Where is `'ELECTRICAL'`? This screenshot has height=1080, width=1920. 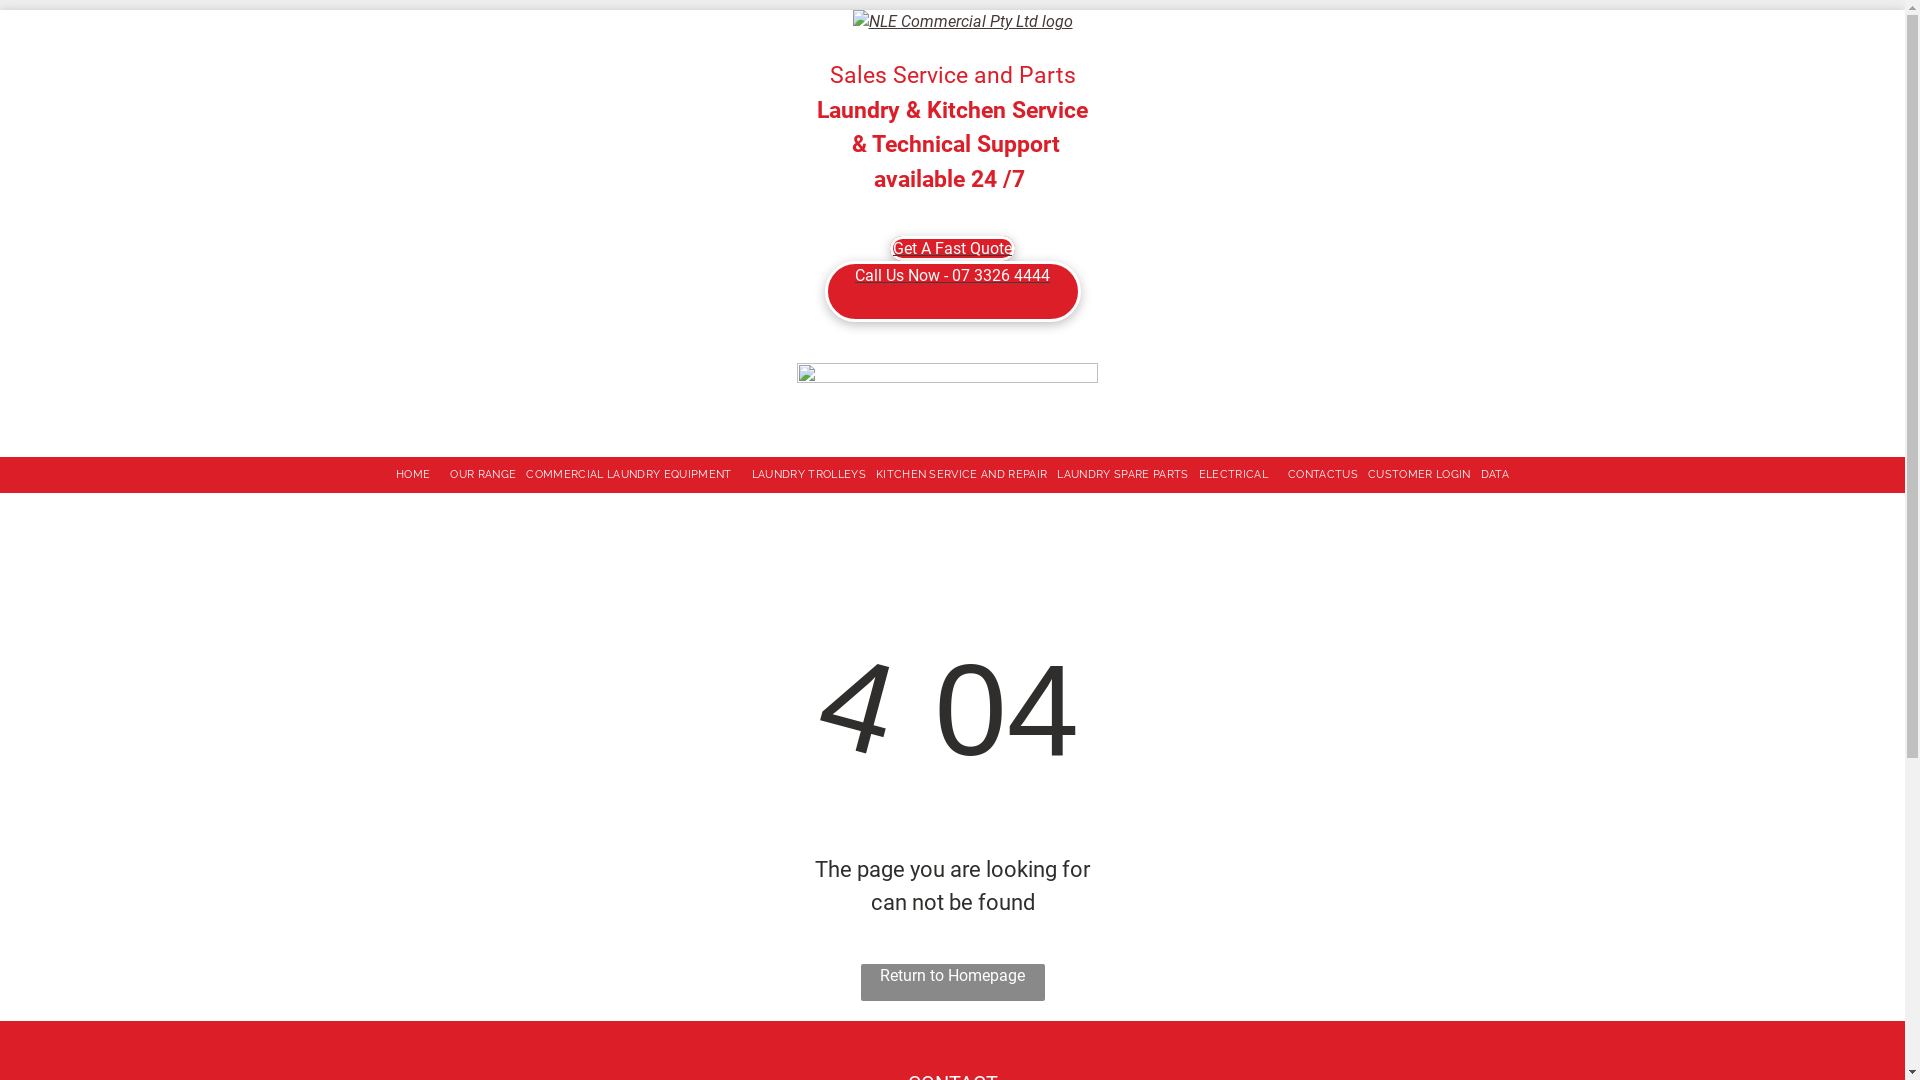 'ELECTRICAL' is located at coordinates (1237, 475).